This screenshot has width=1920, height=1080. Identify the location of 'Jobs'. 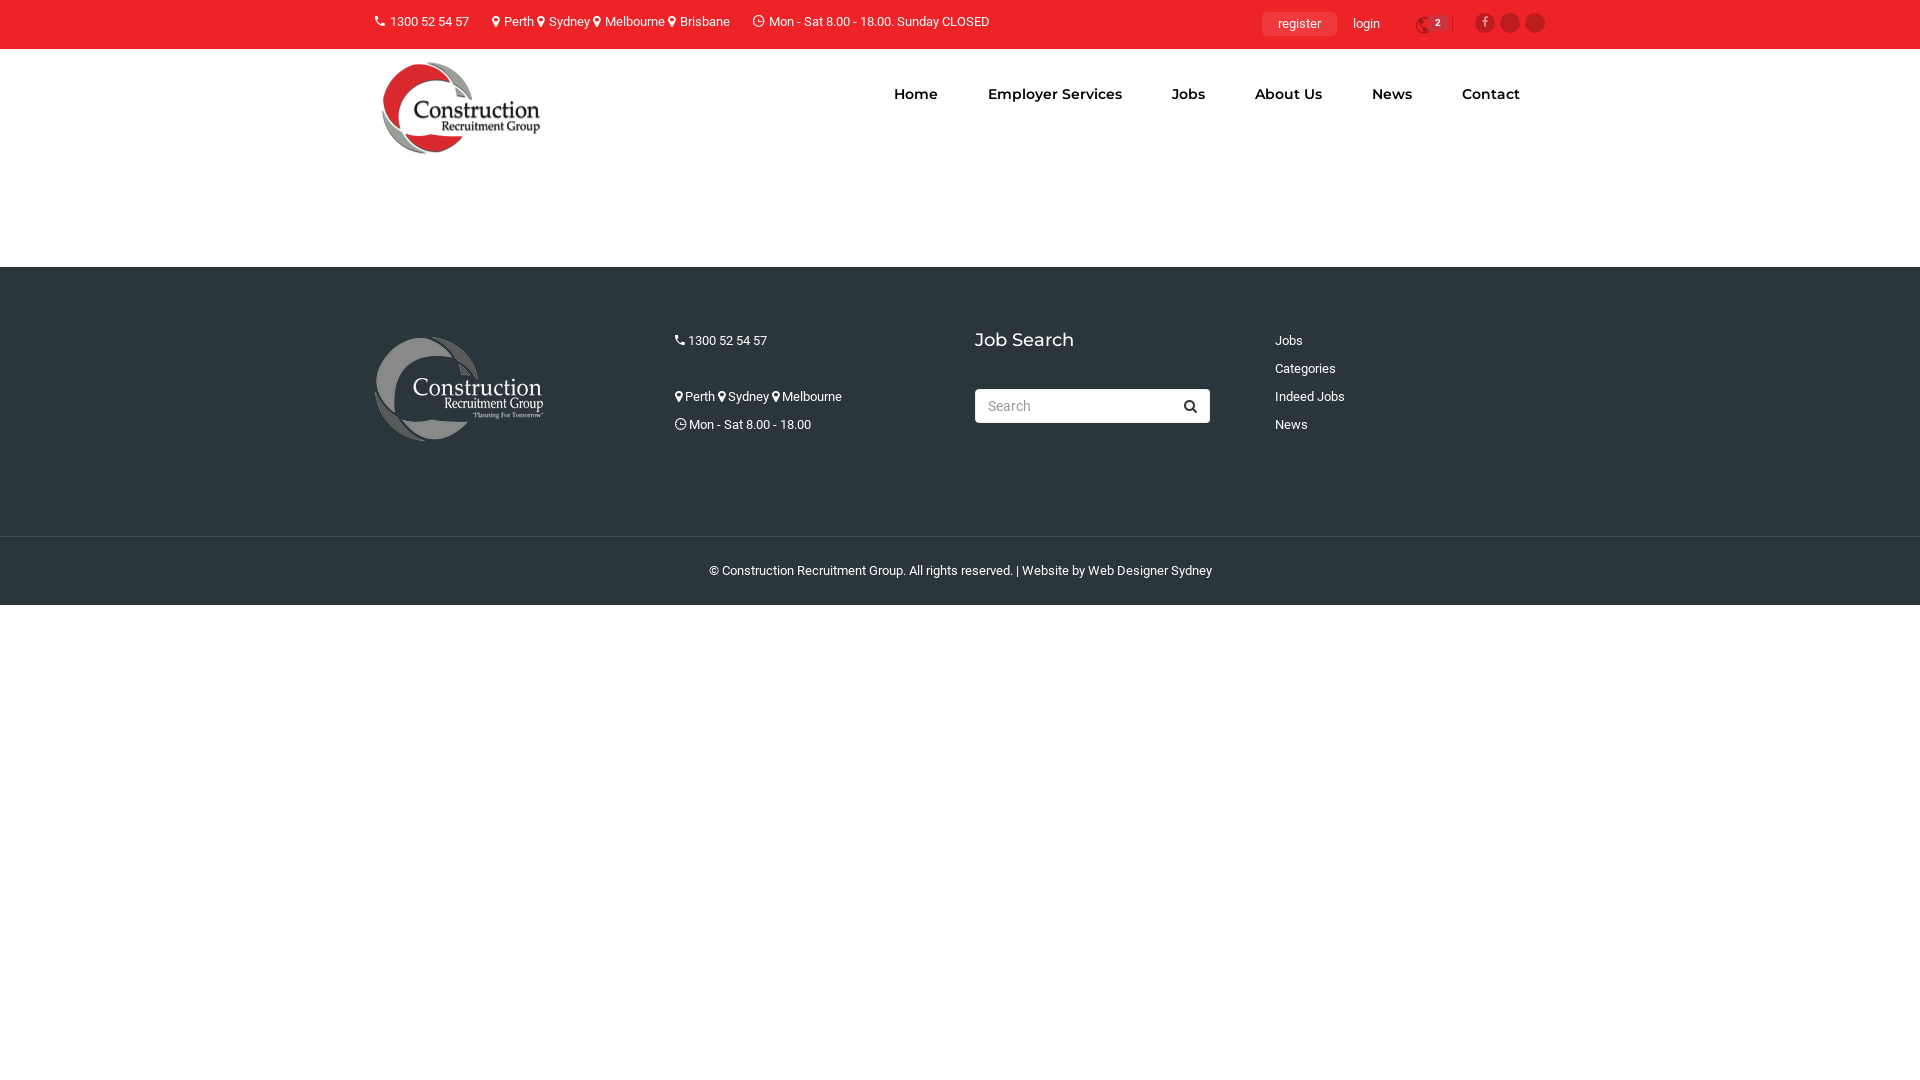
(1147, 93).